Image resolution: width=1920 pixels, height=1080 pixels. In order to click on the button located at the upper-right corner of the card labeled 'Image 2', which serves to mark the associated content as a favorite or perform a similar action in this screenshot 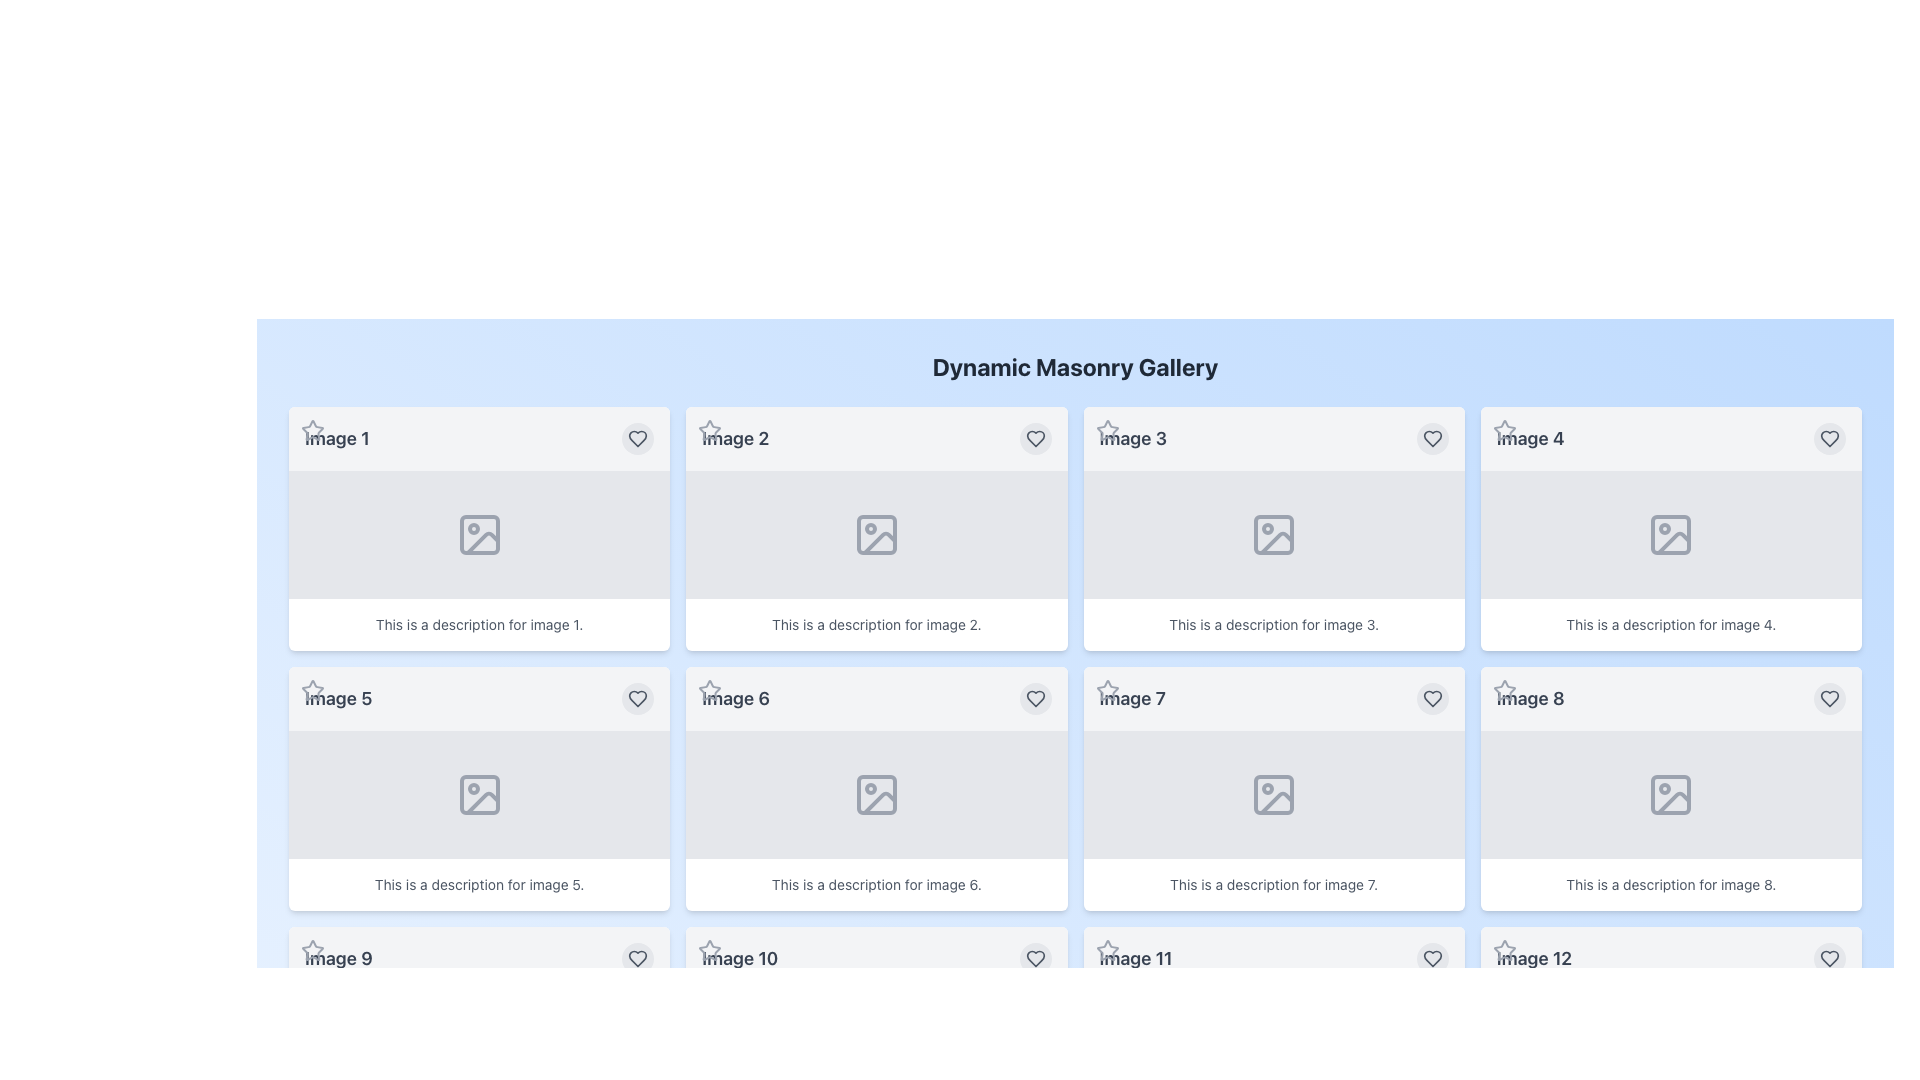, I will do `click(1035, 438)`.